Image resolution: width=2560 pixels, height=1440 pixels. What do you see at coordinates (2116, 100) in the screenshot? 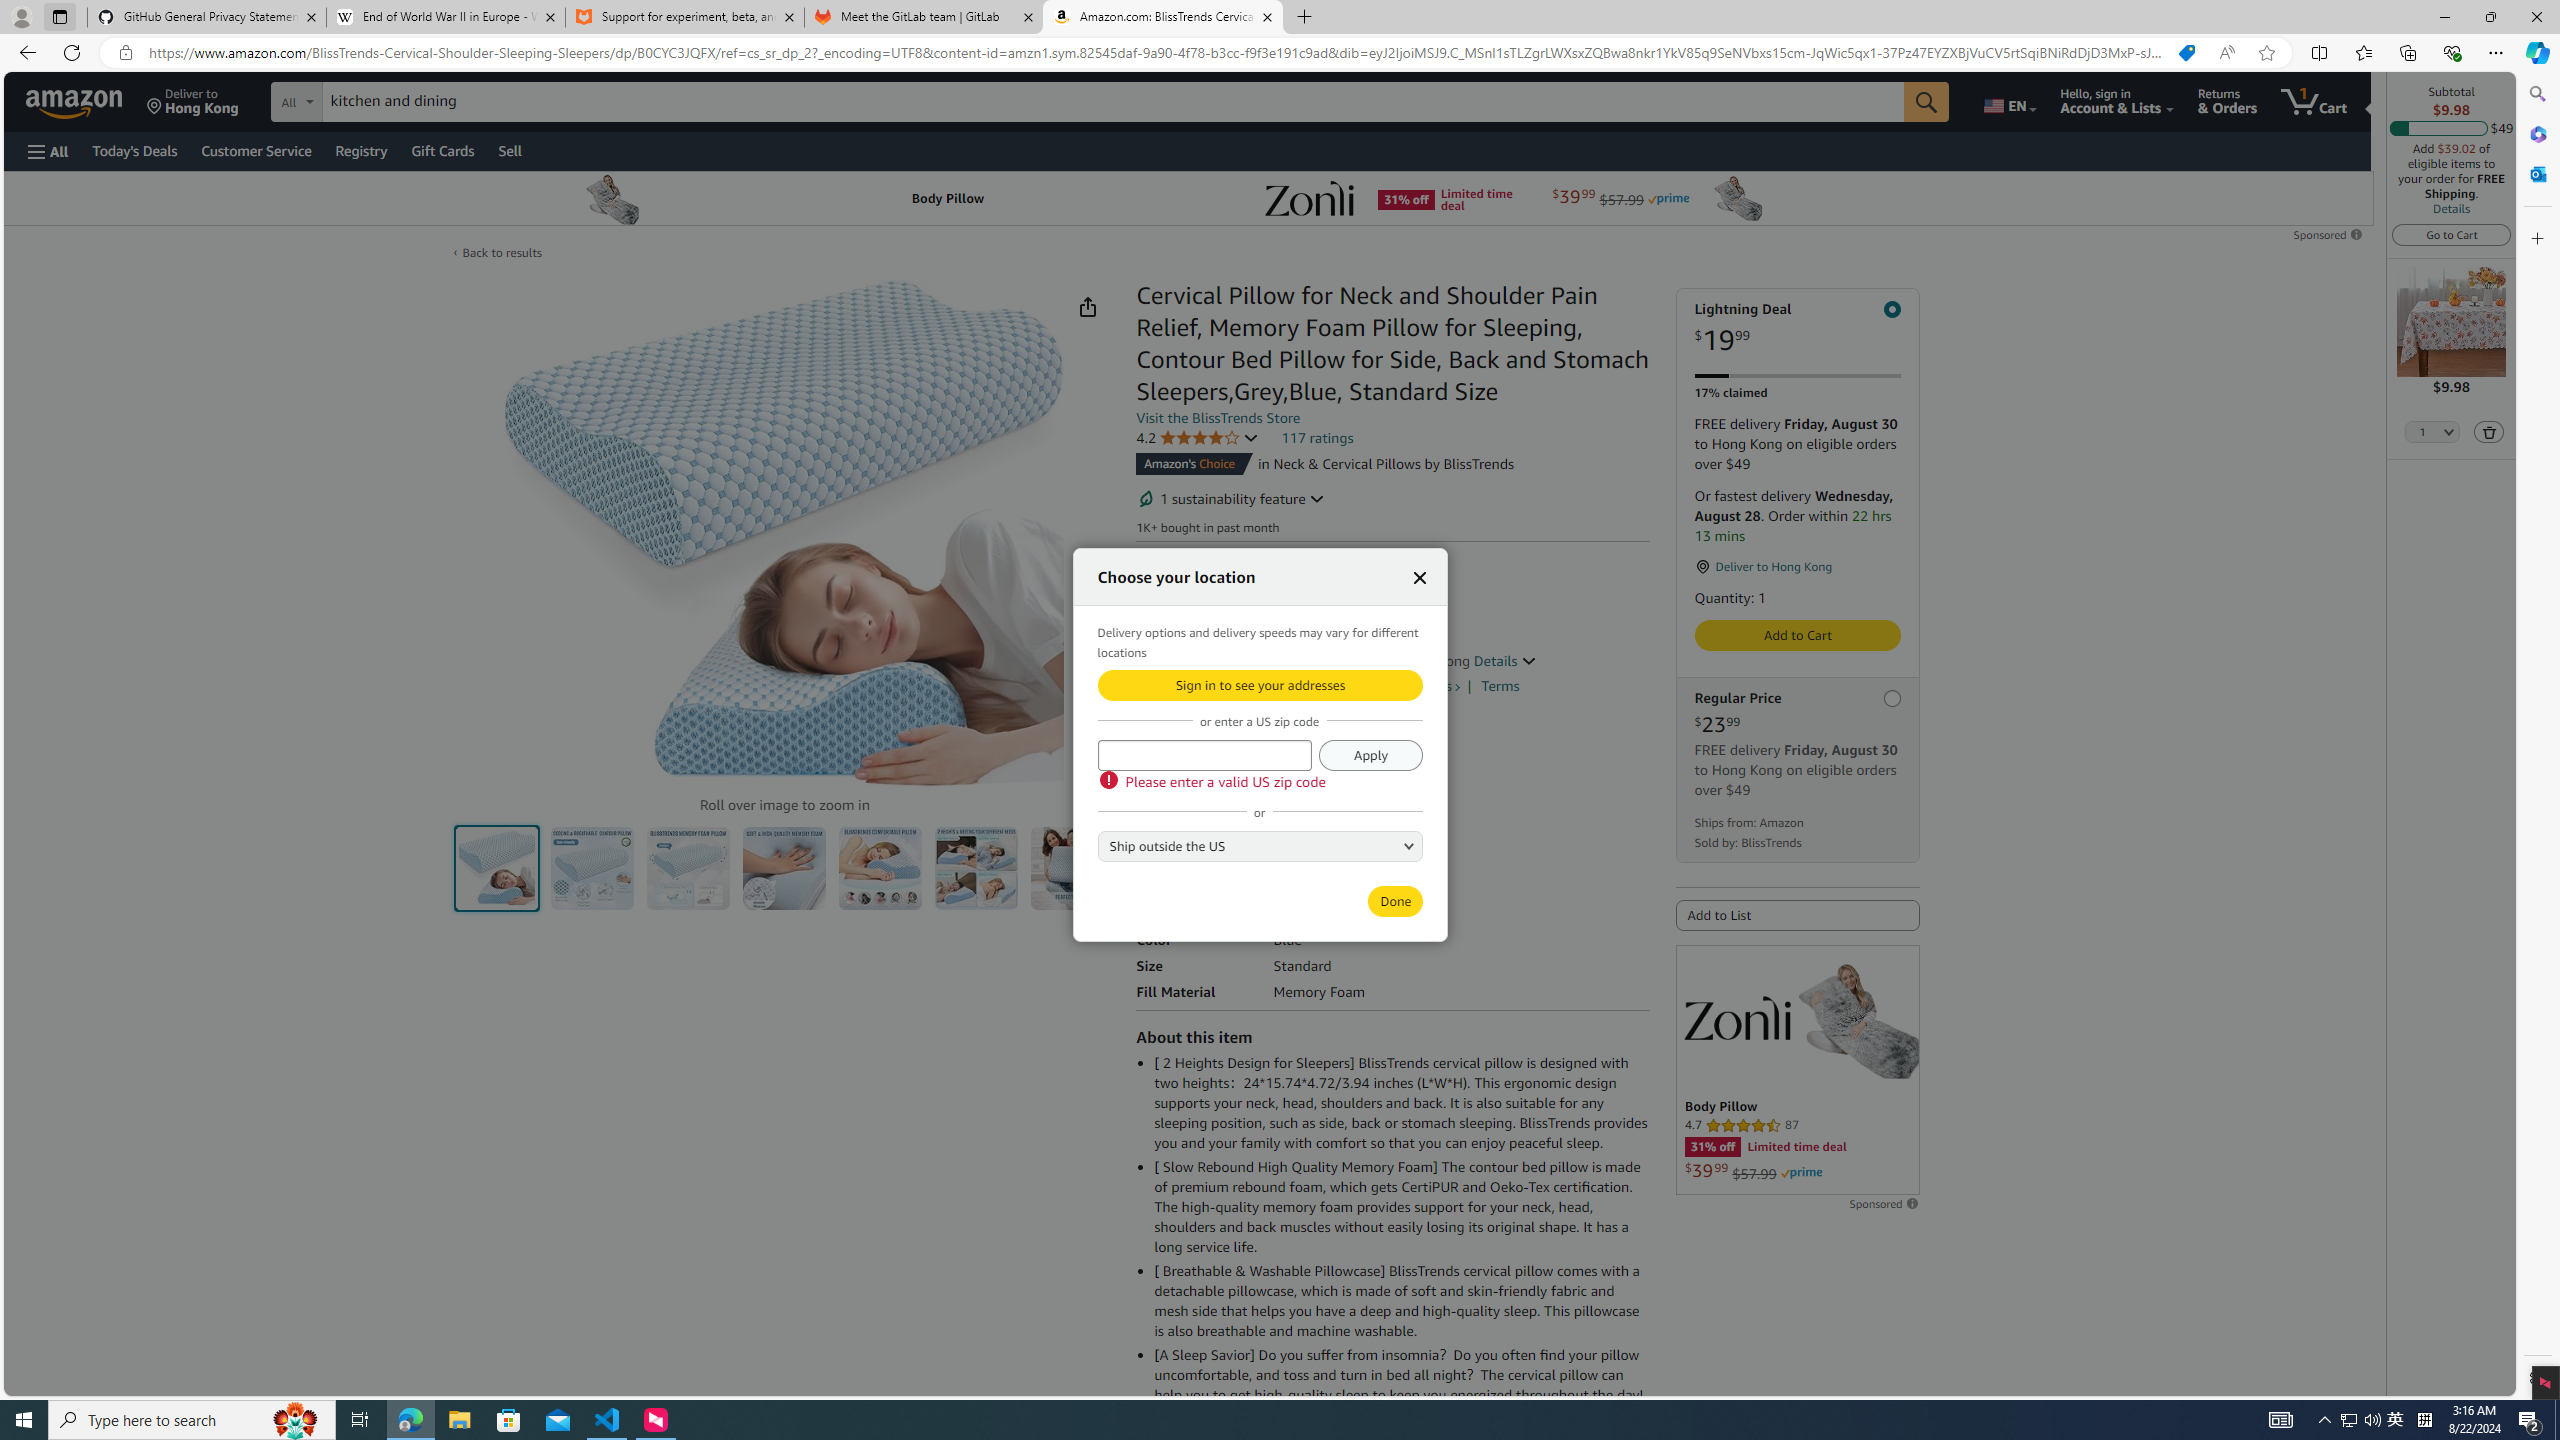
I see `'Hello, sign in Account & Lists'` at bounding box center [2116, 100].